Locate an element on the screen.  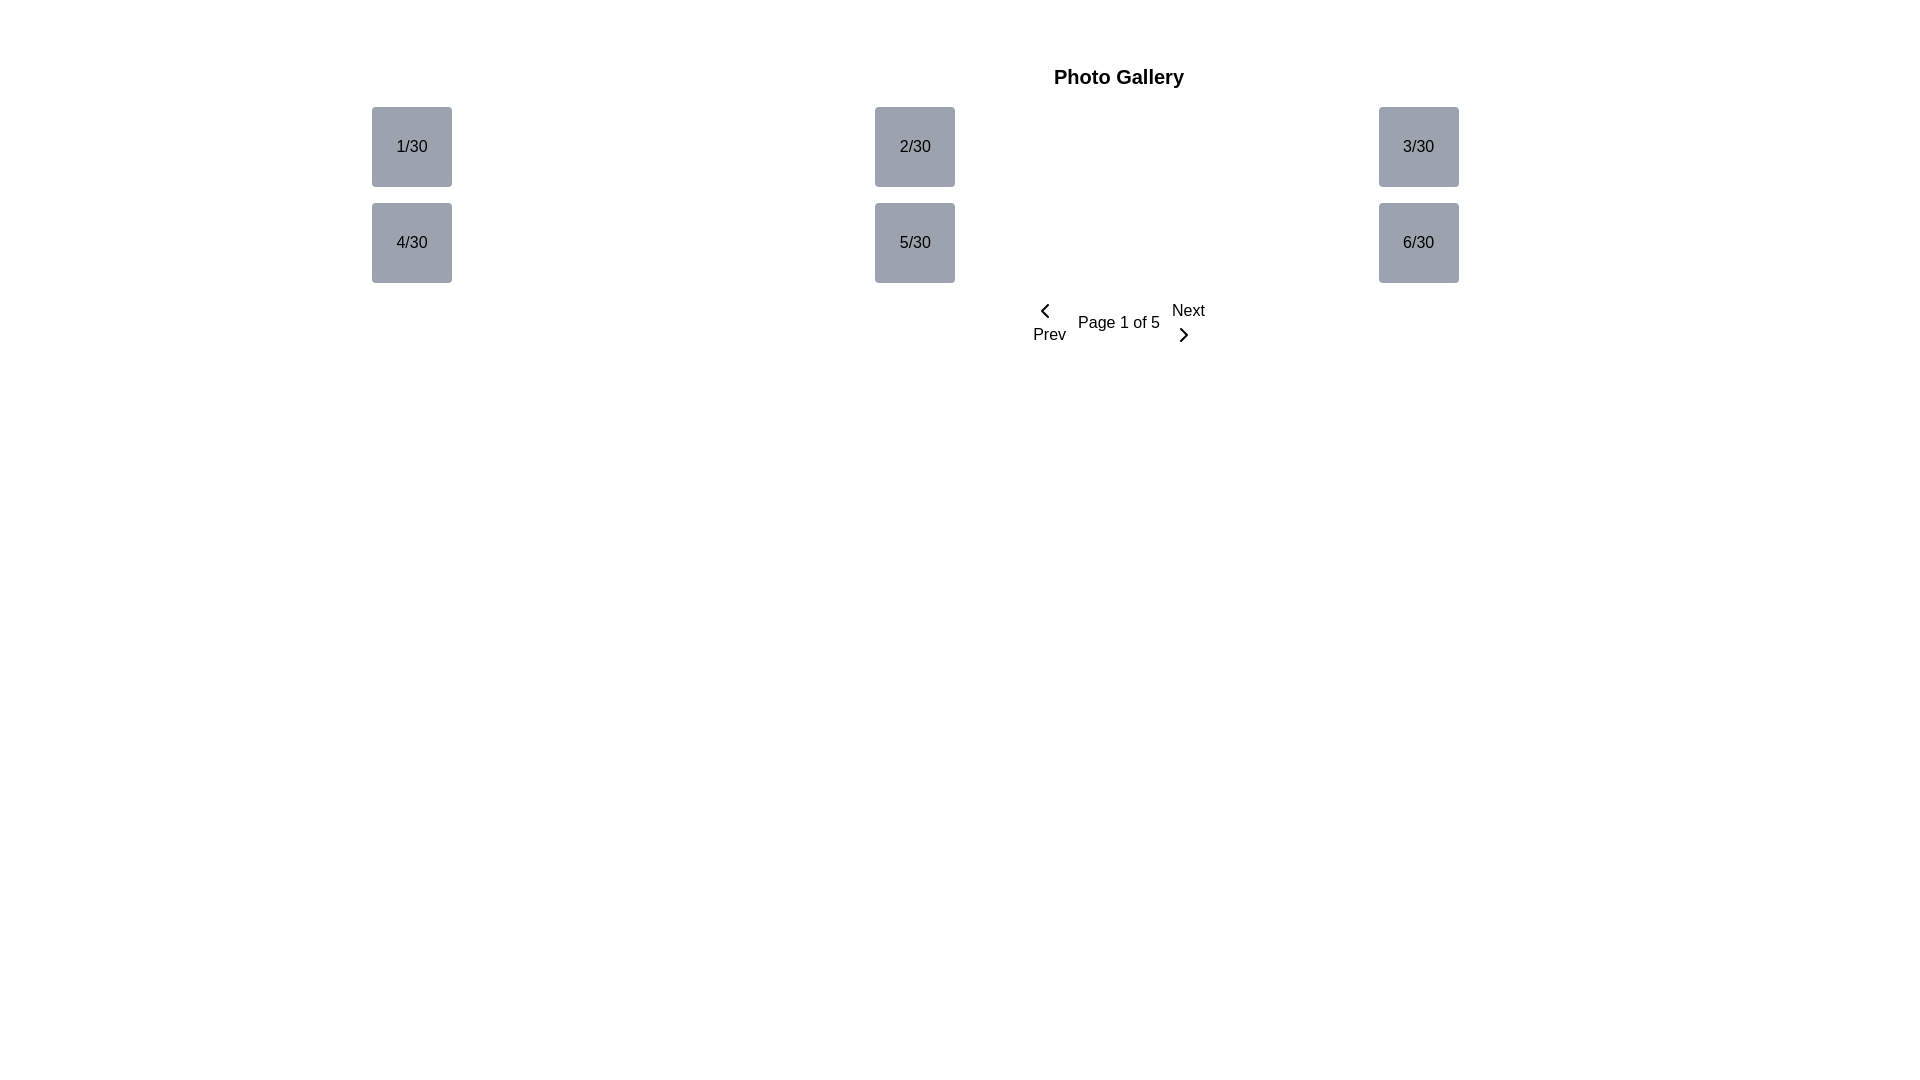
the Display label or indicator showing '2/30' in the Photo Gallery, which is located in the first row and second column of the grid is located at coordinates (914, 145).